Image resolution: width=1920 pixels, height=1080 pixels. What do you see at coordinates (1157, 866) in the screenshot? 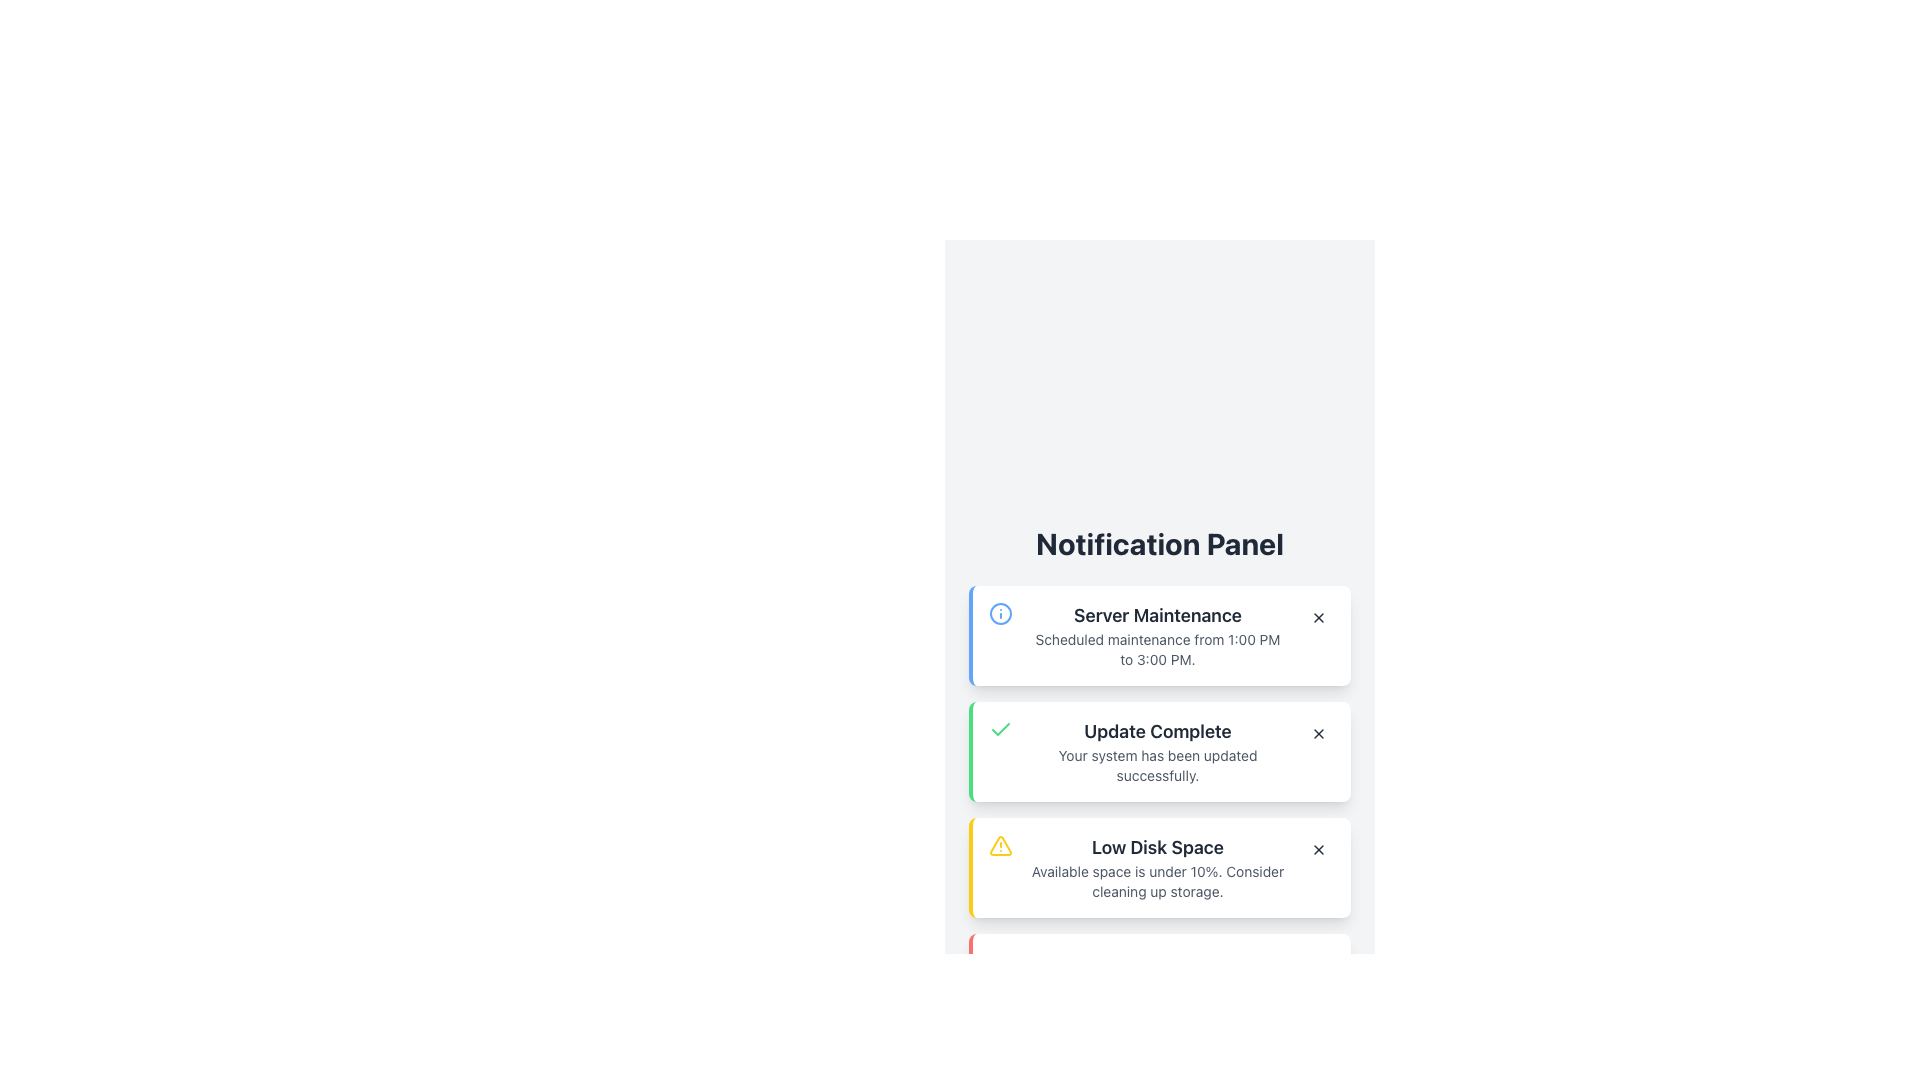
I see `notification message about low disk space located in the third entry of the vertically stacked notification panel` at bounding box center [1157, 866].